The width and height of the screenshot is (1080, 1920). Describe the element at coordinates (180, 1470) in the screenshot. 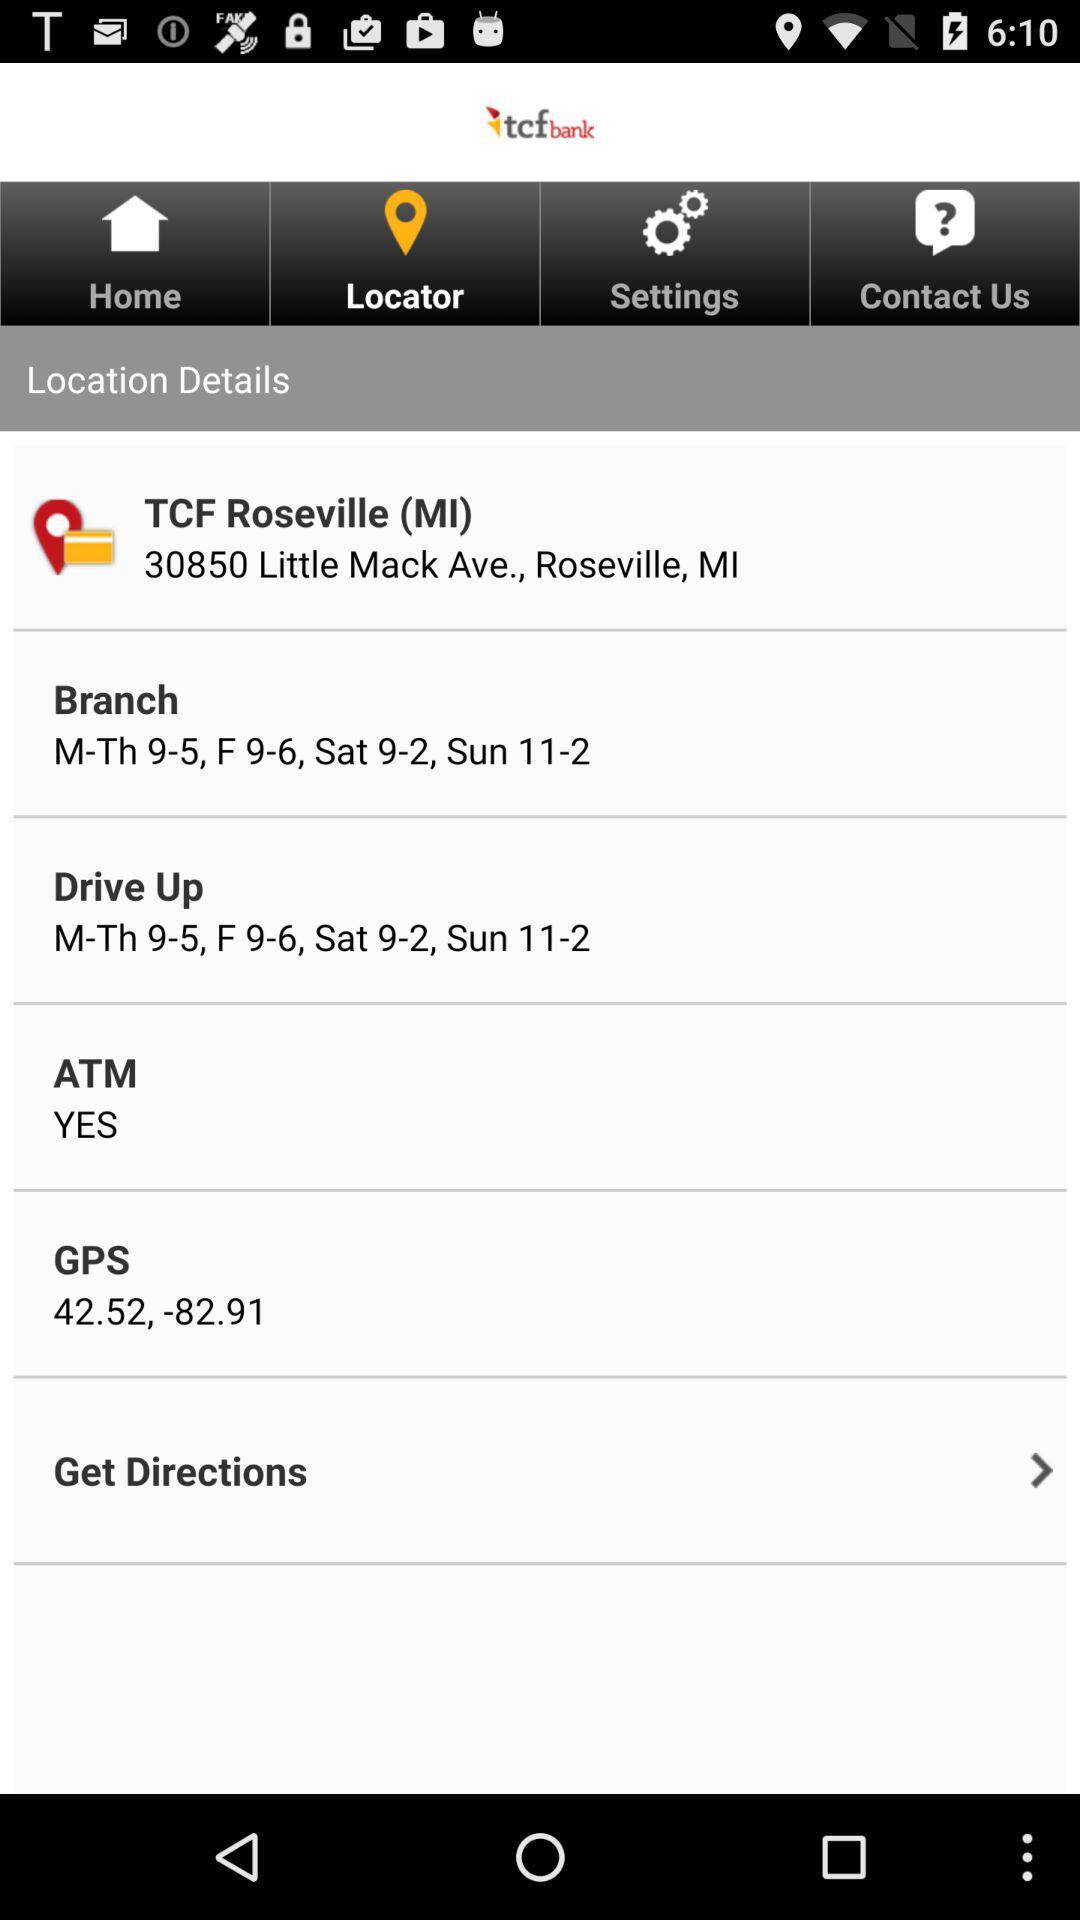

I see `get directions item` at that location.